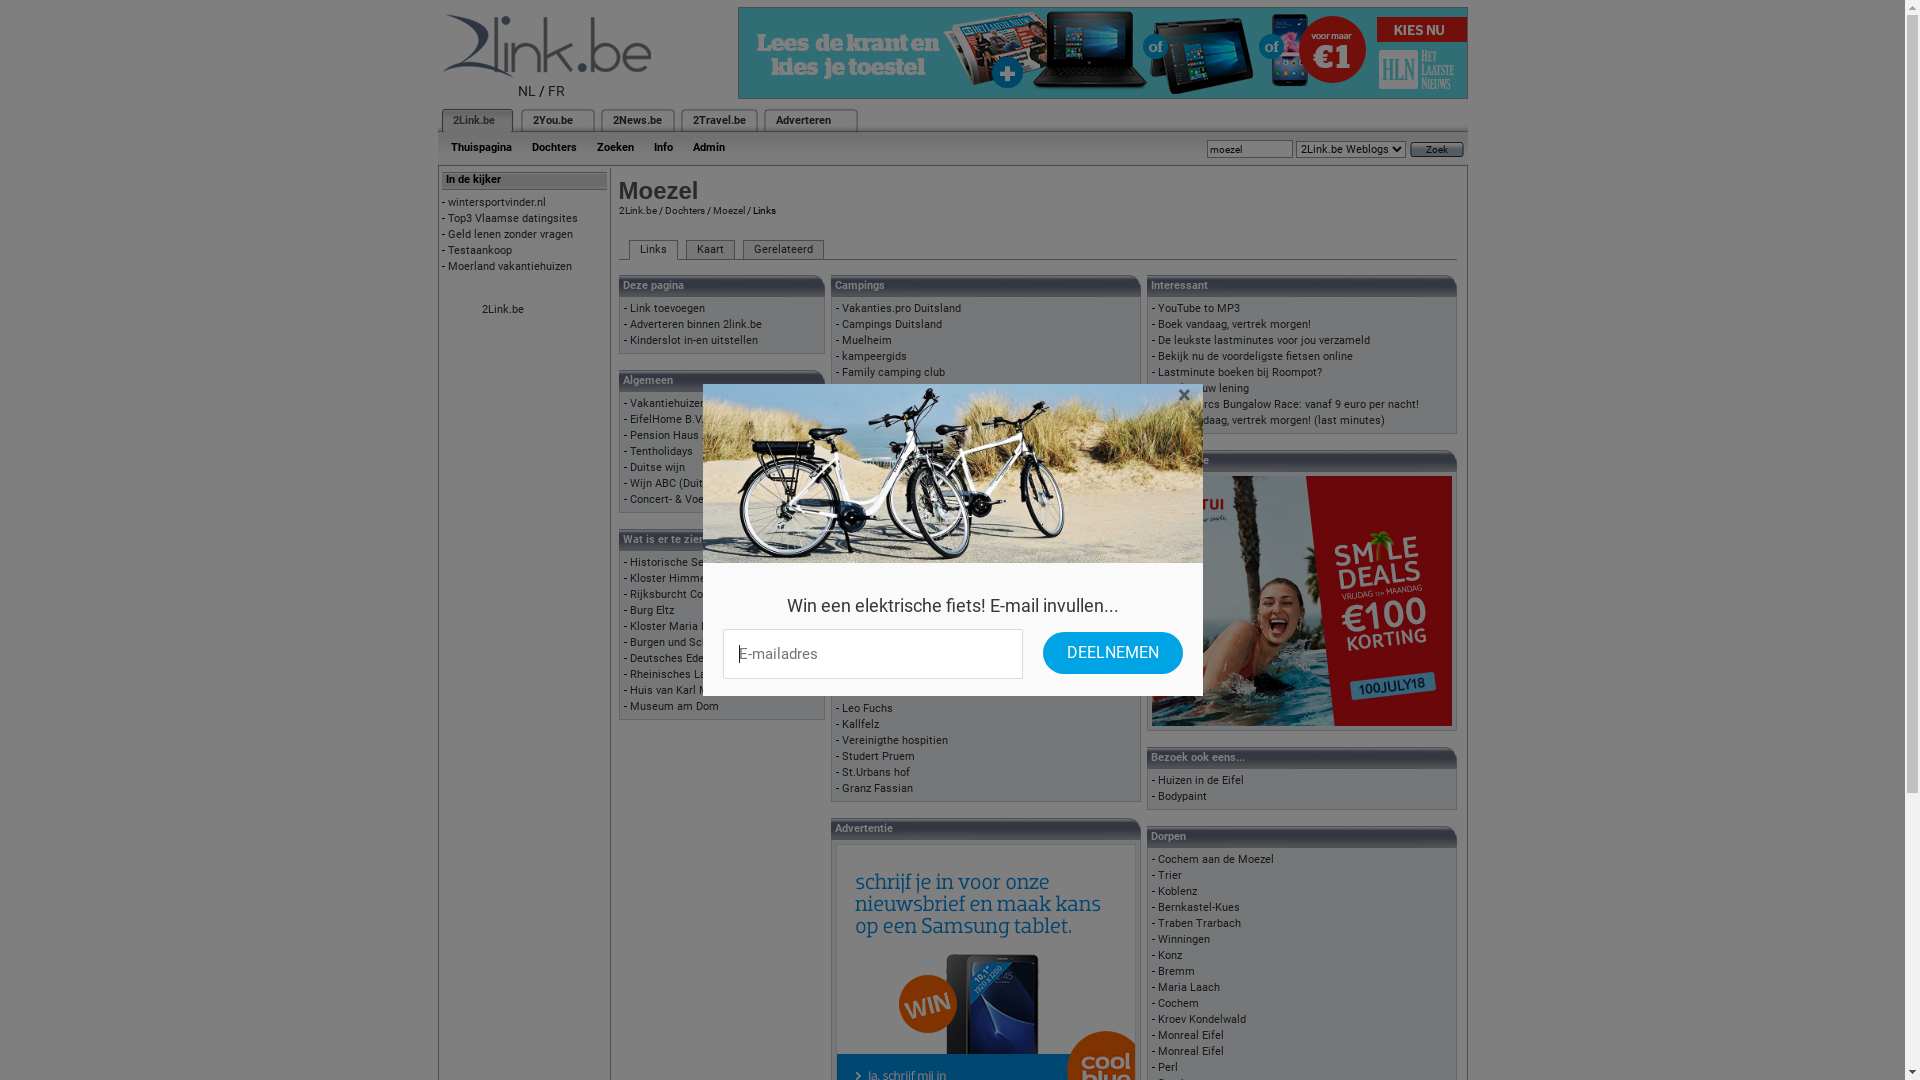 The width and height of the screenshot is (1920, 1080). What do you see at coordinates (1157, 923) in the screenshot?
I see `'Traben Trarbach'` at bounding box center [1157, 923].